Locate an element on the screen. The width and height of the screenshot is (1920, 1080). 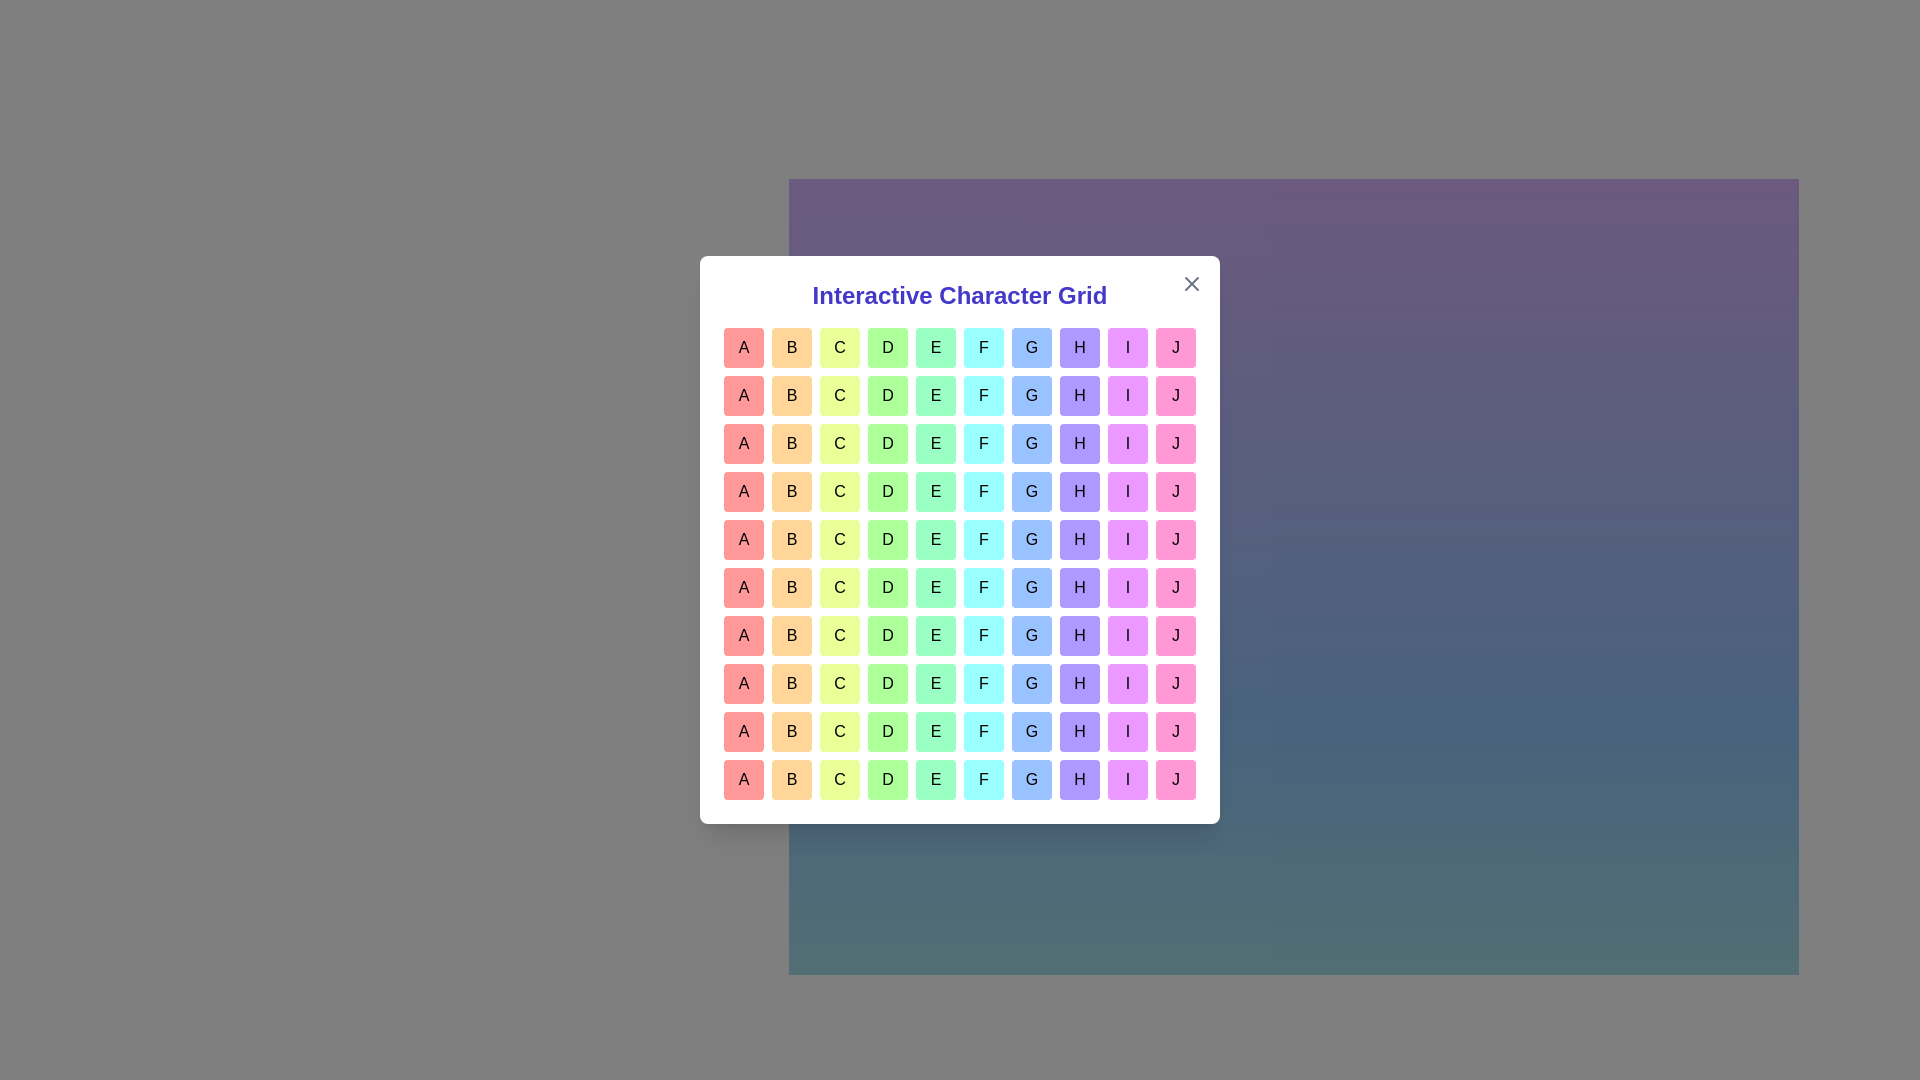
the grid cell labeled G is located at coordinates (1032, 346).